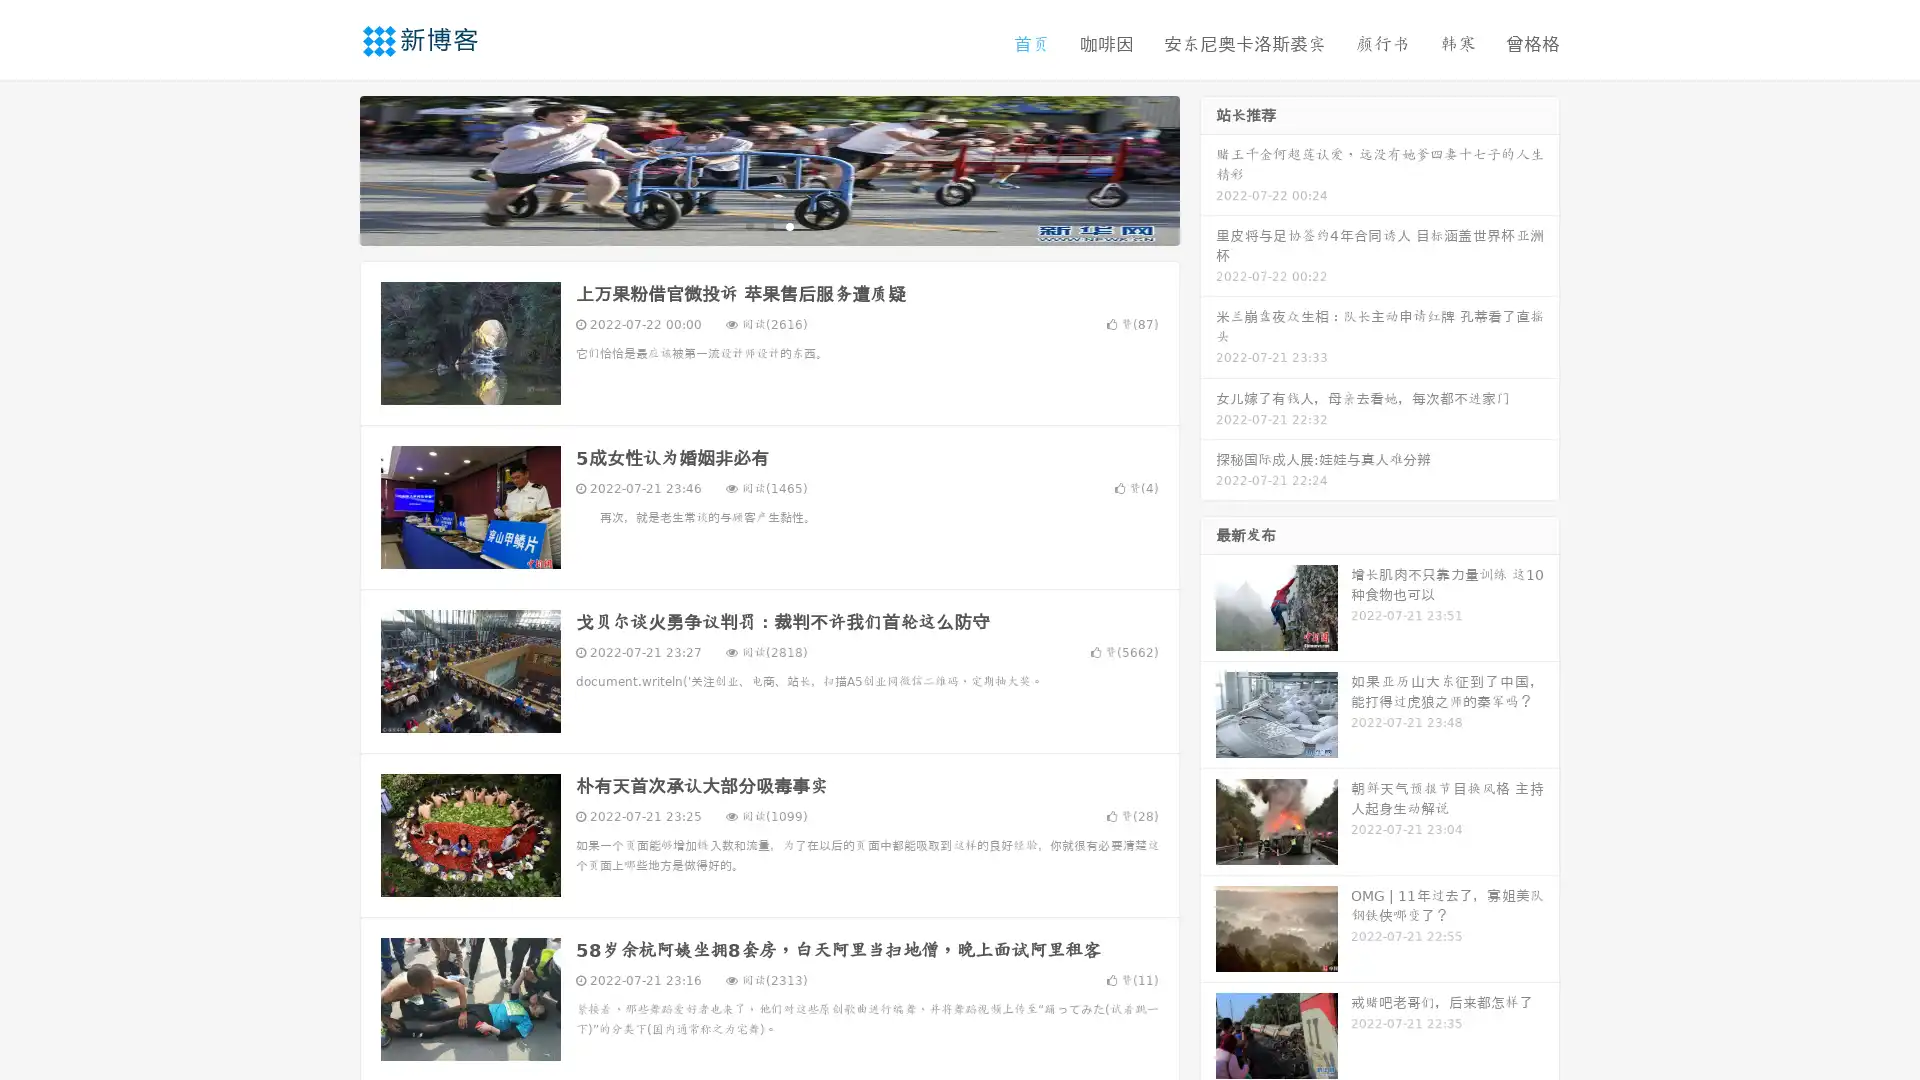  Describe the element at coordinates (768, 225) in the screenshot. I see `Go to slide 2` at that location.